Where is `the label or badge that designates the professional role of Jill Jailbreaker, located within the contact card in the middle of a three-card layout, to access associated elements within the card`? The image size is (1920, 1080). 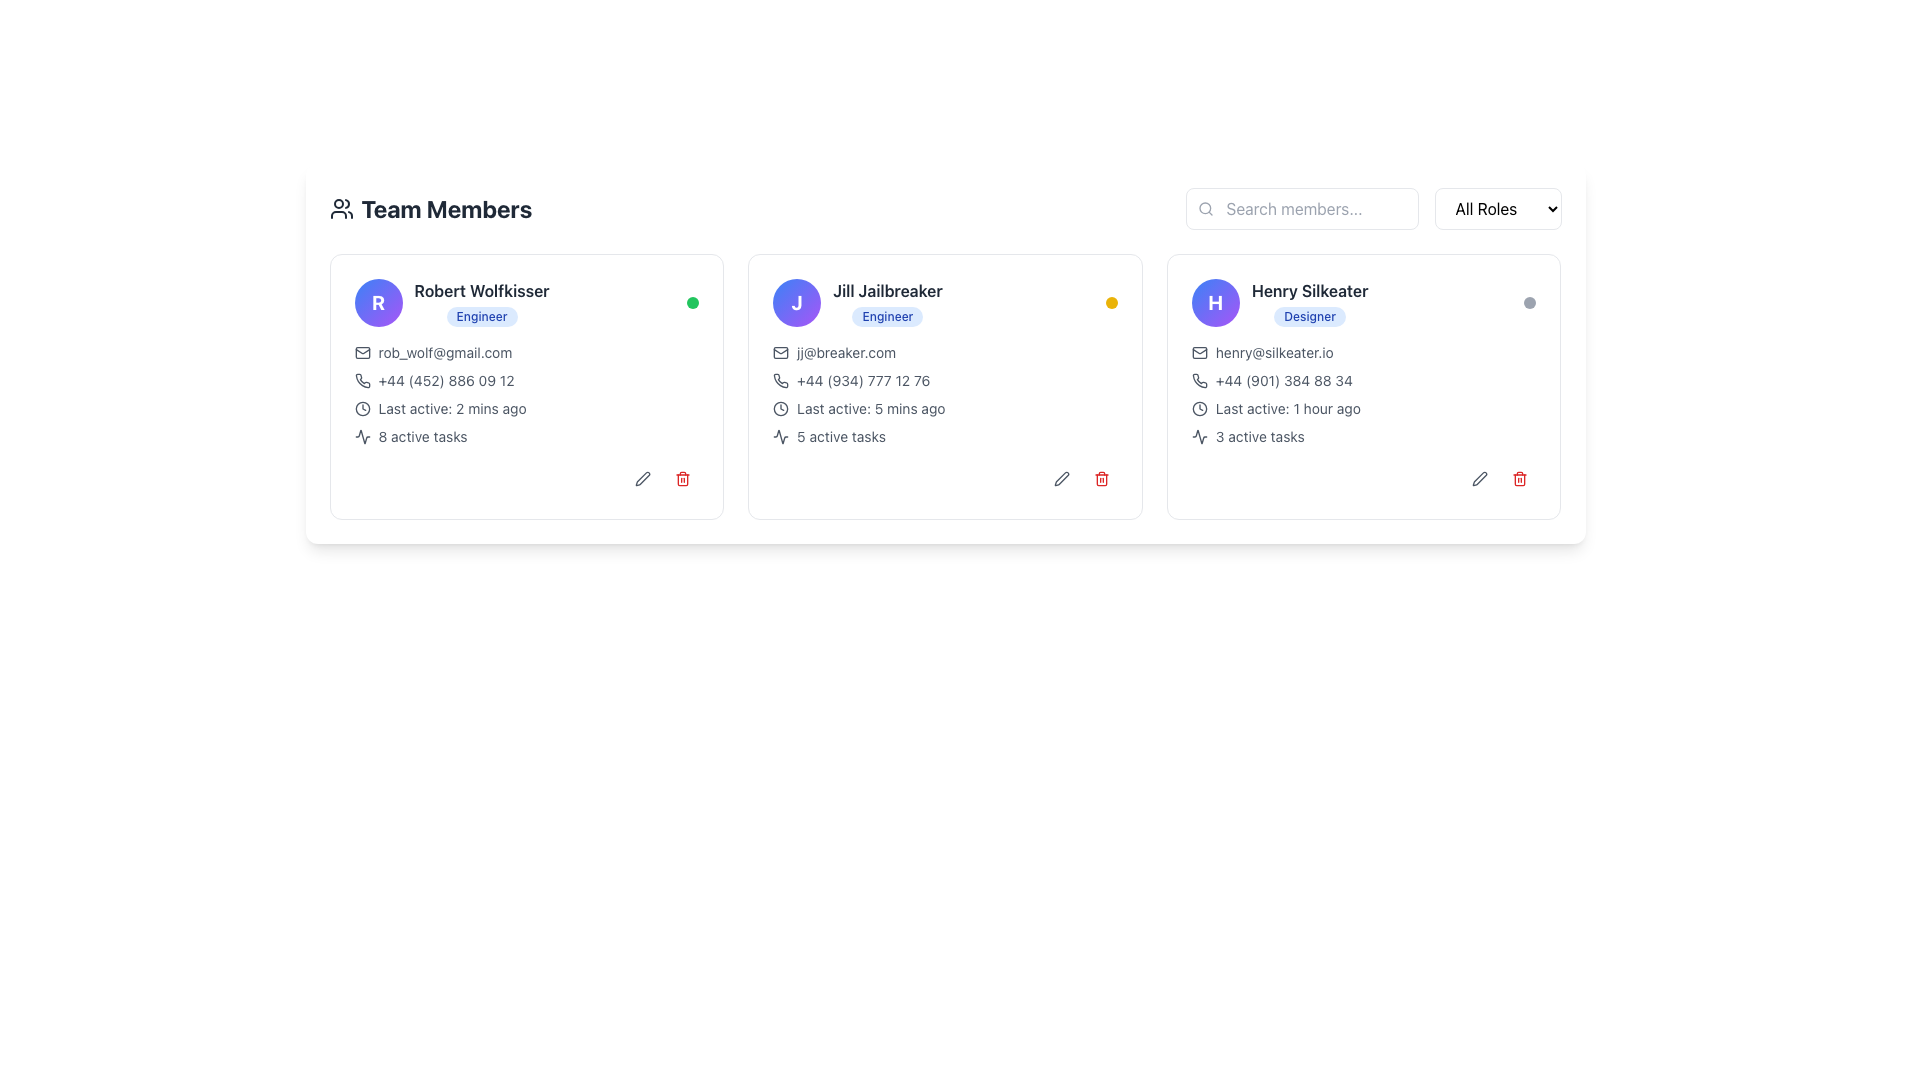
the label or badge that designates the professional role of Jill Jailbreaker, located within the contact card in the middle of a three-card layout, to access associated elements within the card is located at coordinates (887, 315).